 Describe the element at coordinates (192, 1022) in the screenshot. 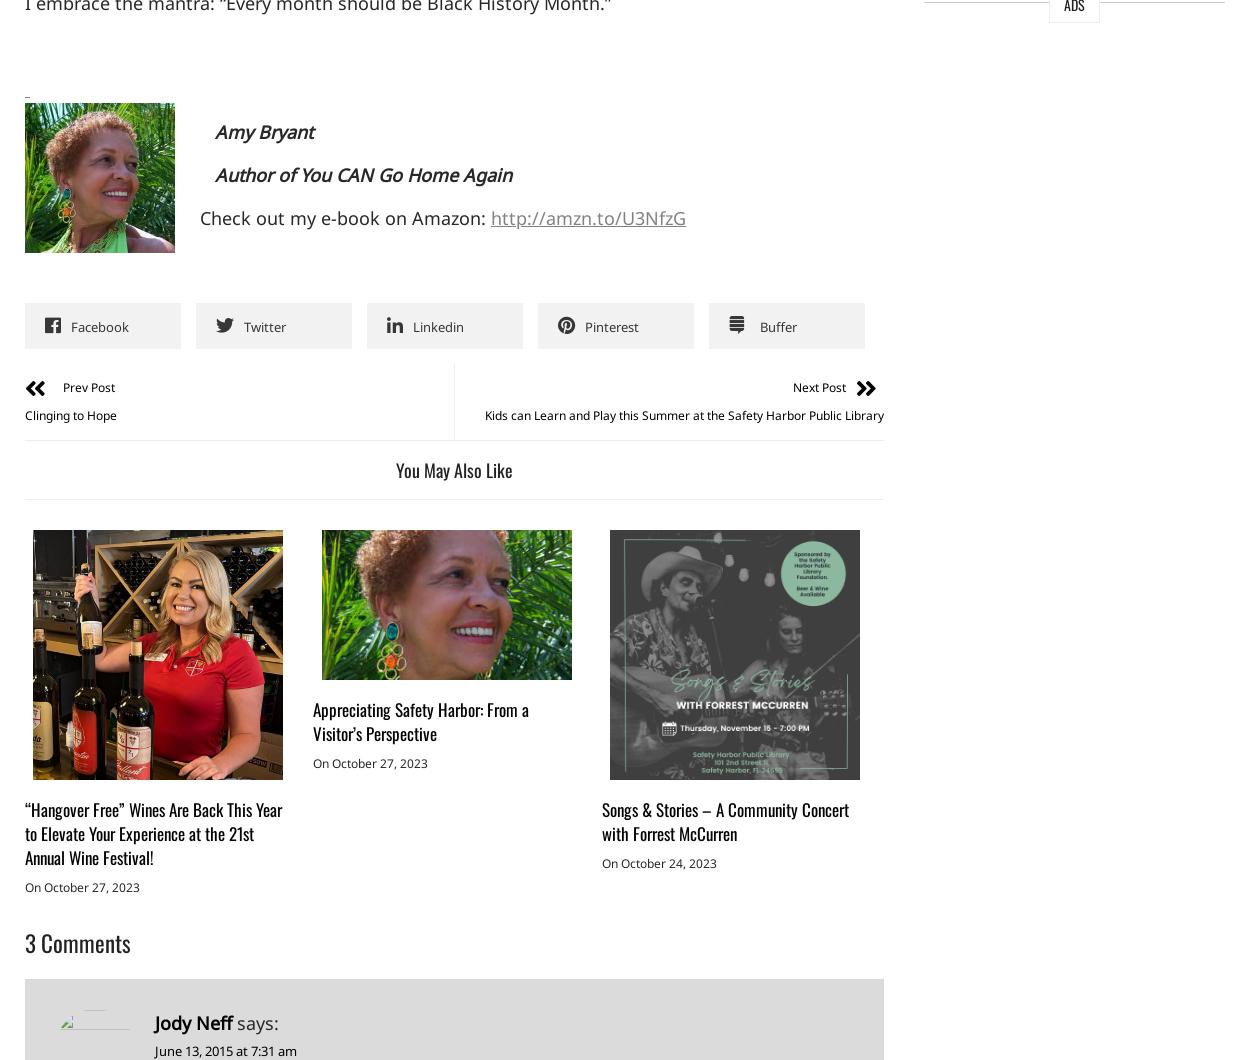

I see `'Jody Neff'` at that location.